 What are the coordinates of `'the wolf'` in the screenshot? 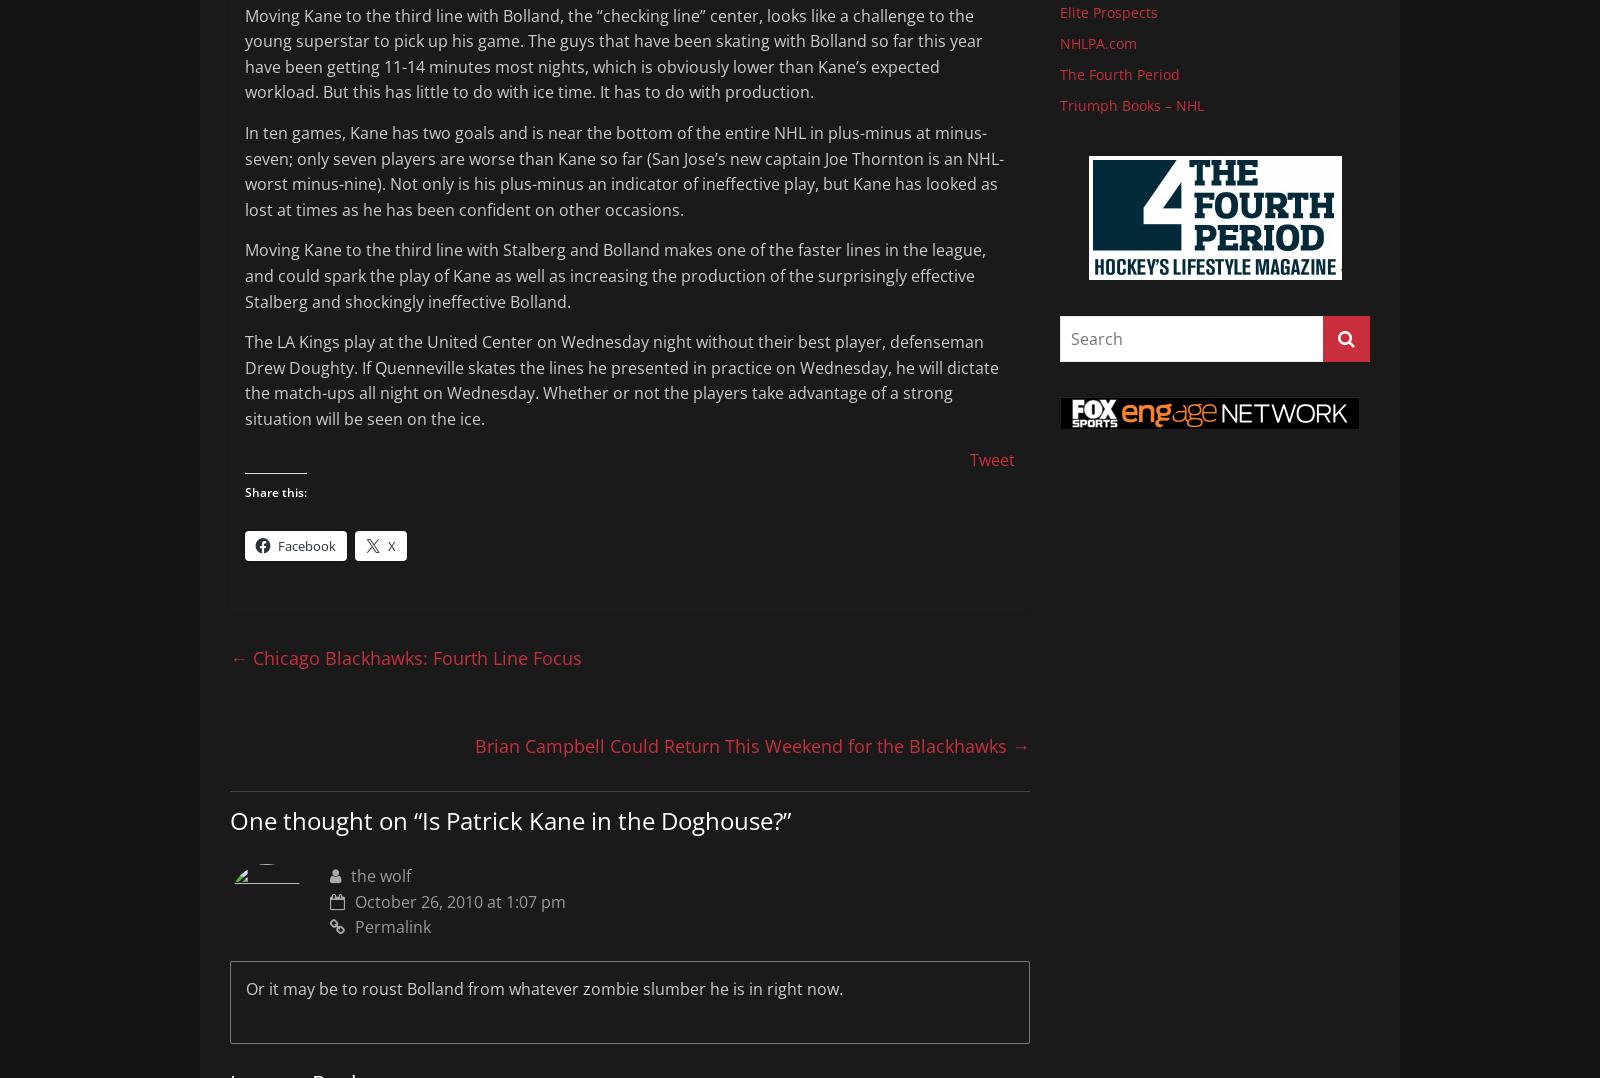 It's located at (380, 874).